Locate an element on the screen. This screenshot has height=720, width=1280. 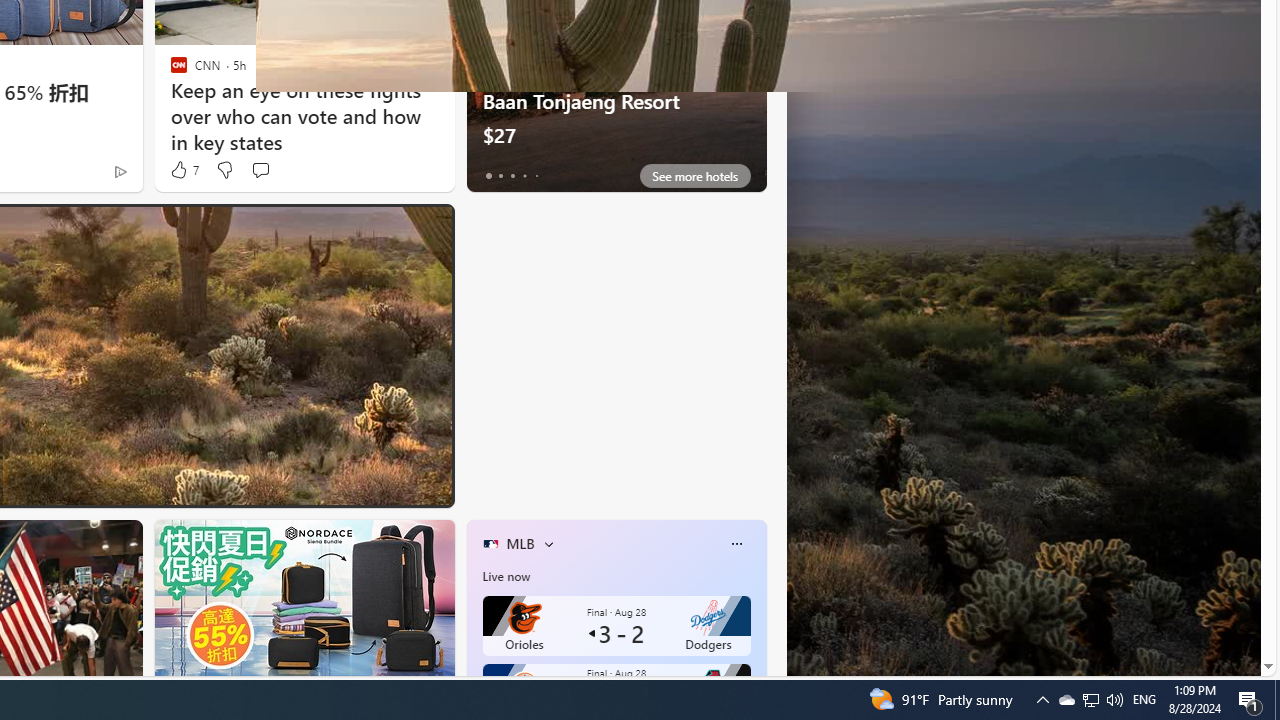
'tab-3' is located at coordinates (524, 175).